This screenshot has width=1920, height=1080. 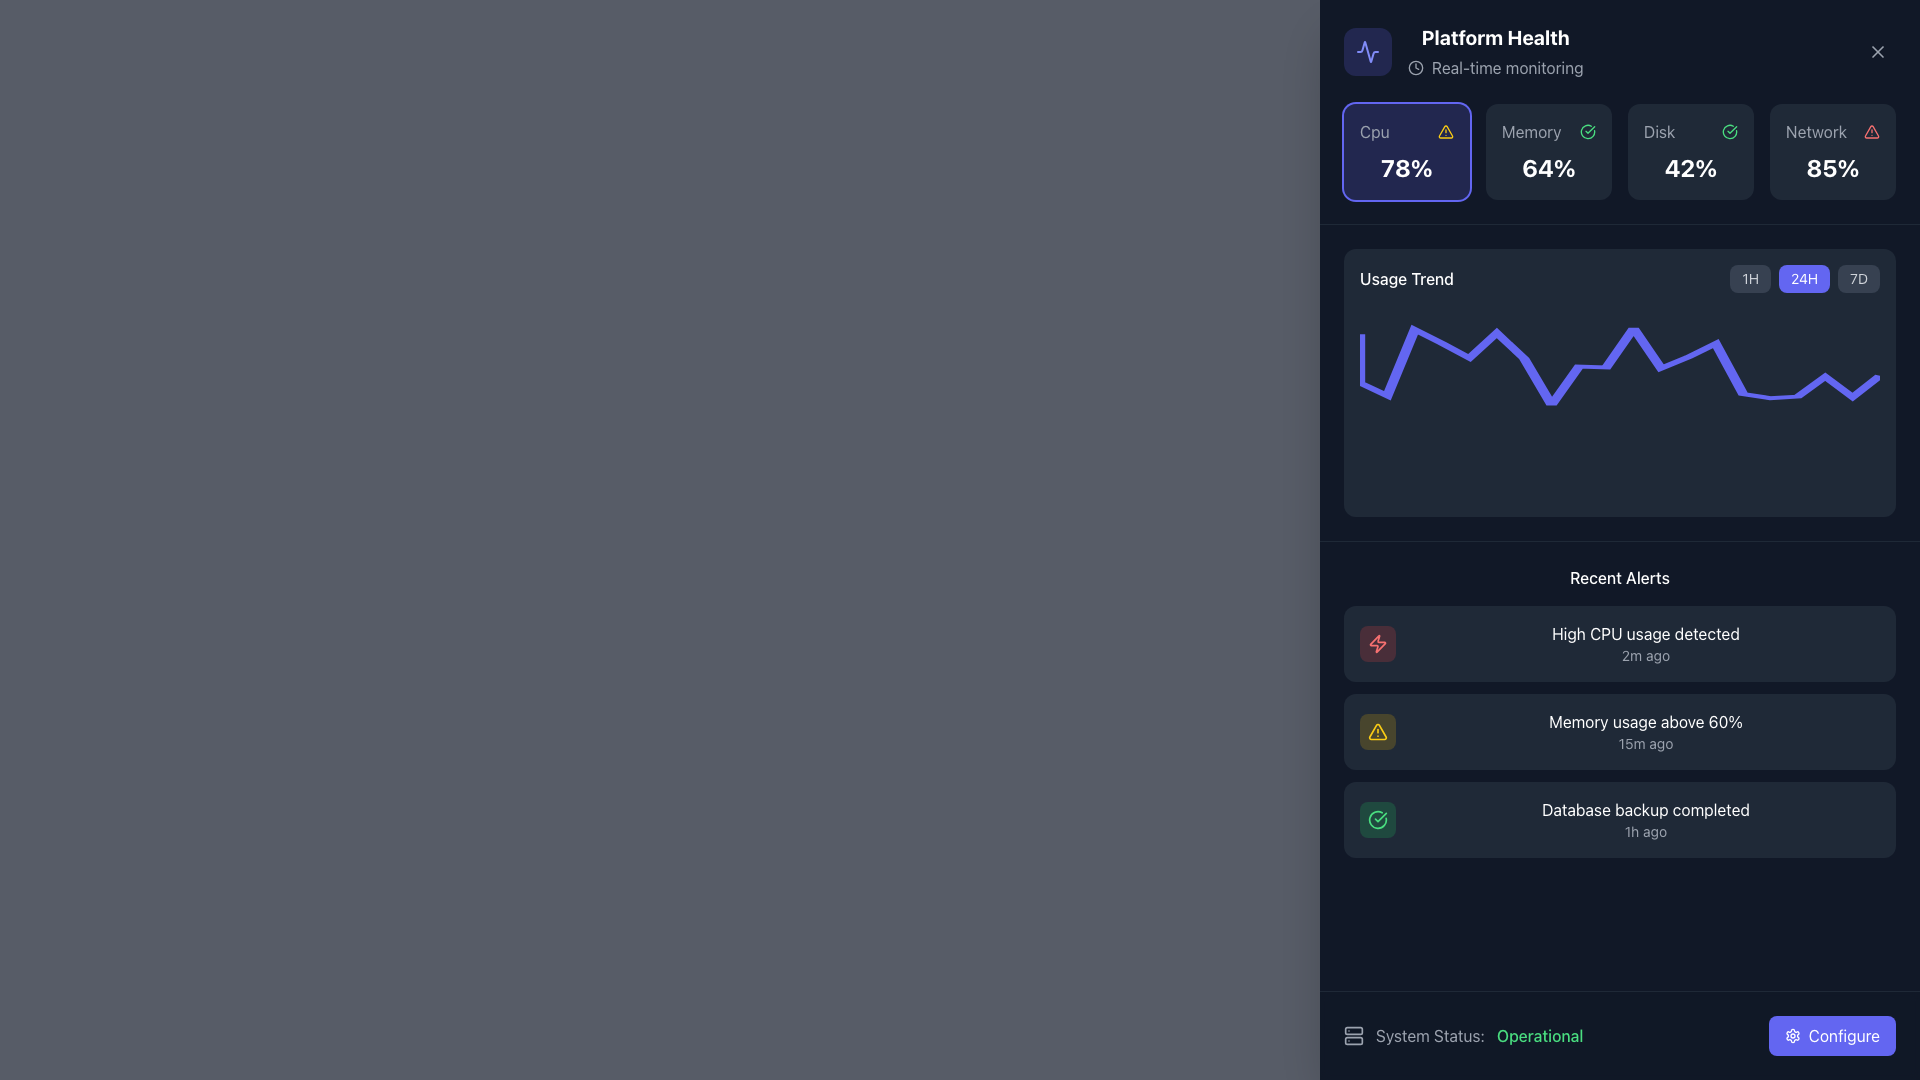 What do you see at coordinates (1429, 1035) in the screenshot?
I see `the text label indicating the system's operational state, which precedes the 'Operational' text and follows a server icon` at bounding box center [1429, 1035].